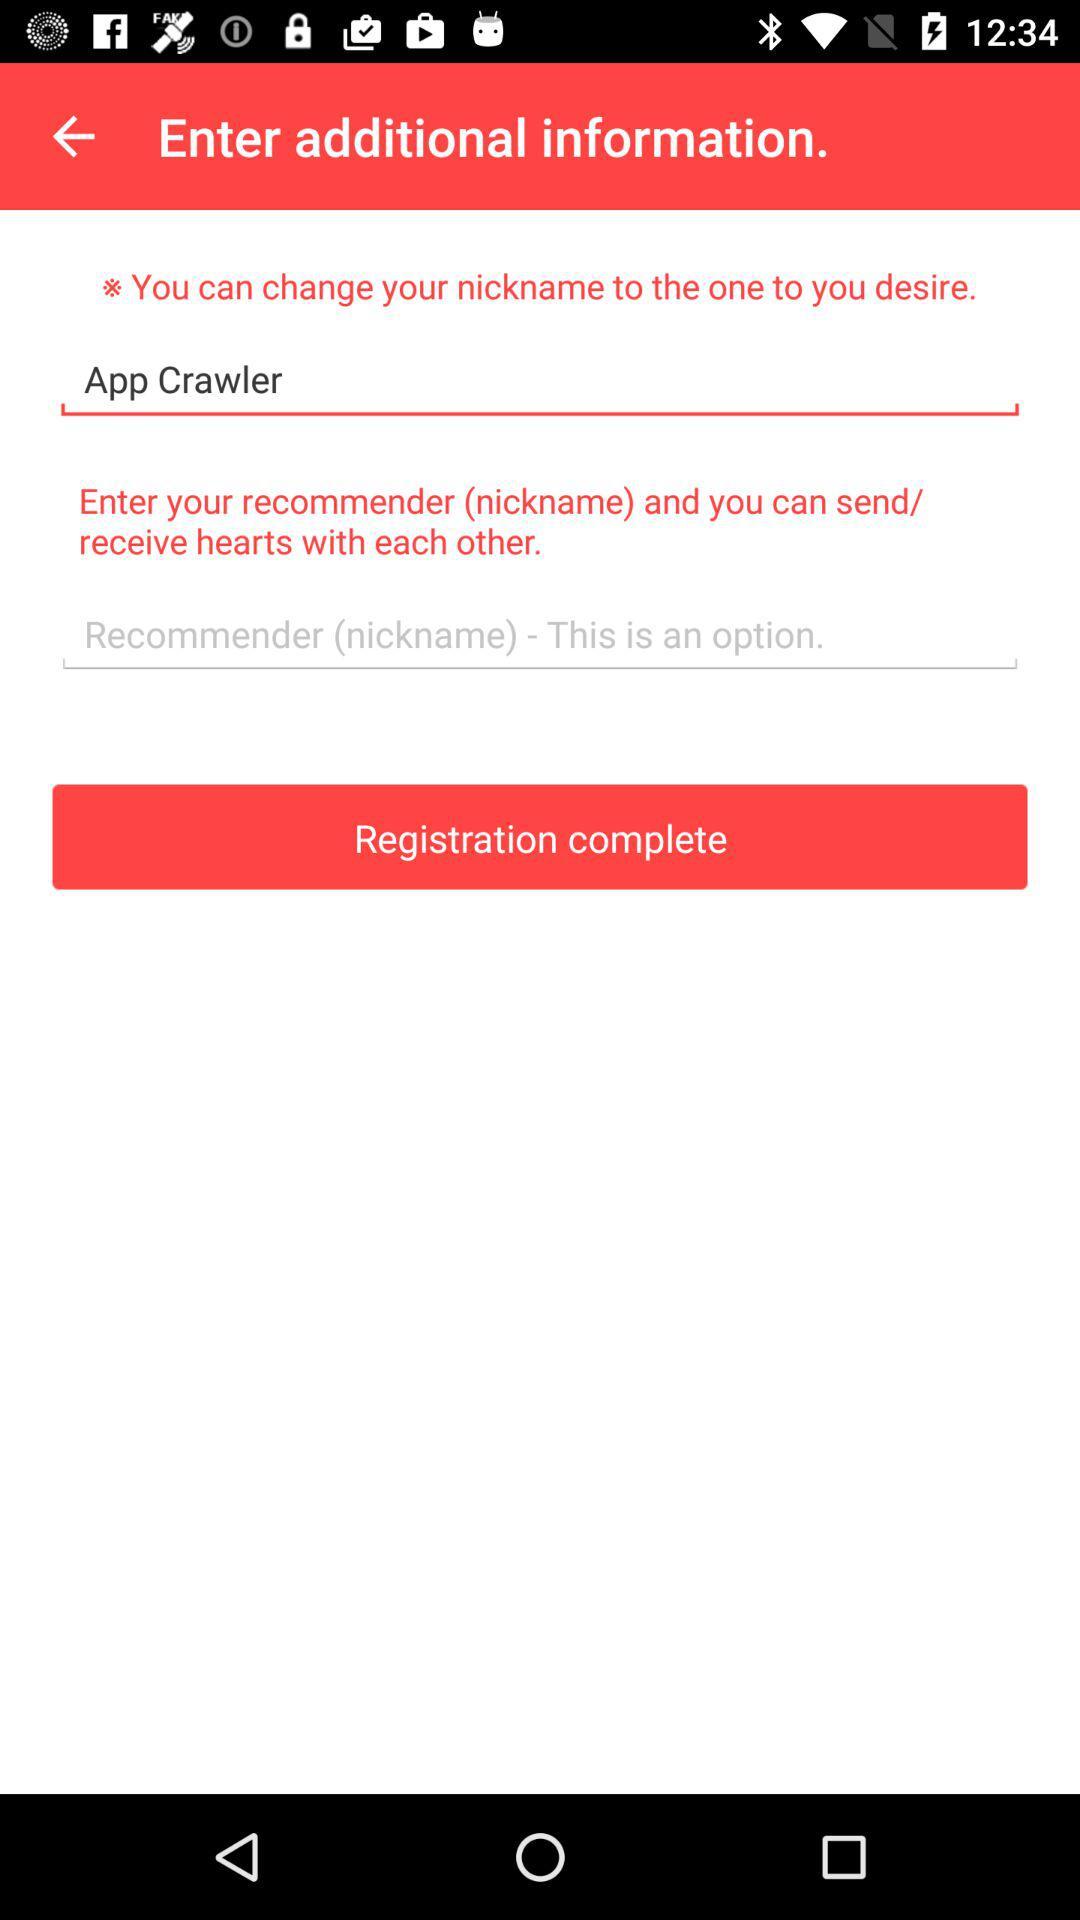  What do you see at coordinates (72, 135) in the screenshot?
I see `the icon at the top left corner` at bounding box center [72, 135].